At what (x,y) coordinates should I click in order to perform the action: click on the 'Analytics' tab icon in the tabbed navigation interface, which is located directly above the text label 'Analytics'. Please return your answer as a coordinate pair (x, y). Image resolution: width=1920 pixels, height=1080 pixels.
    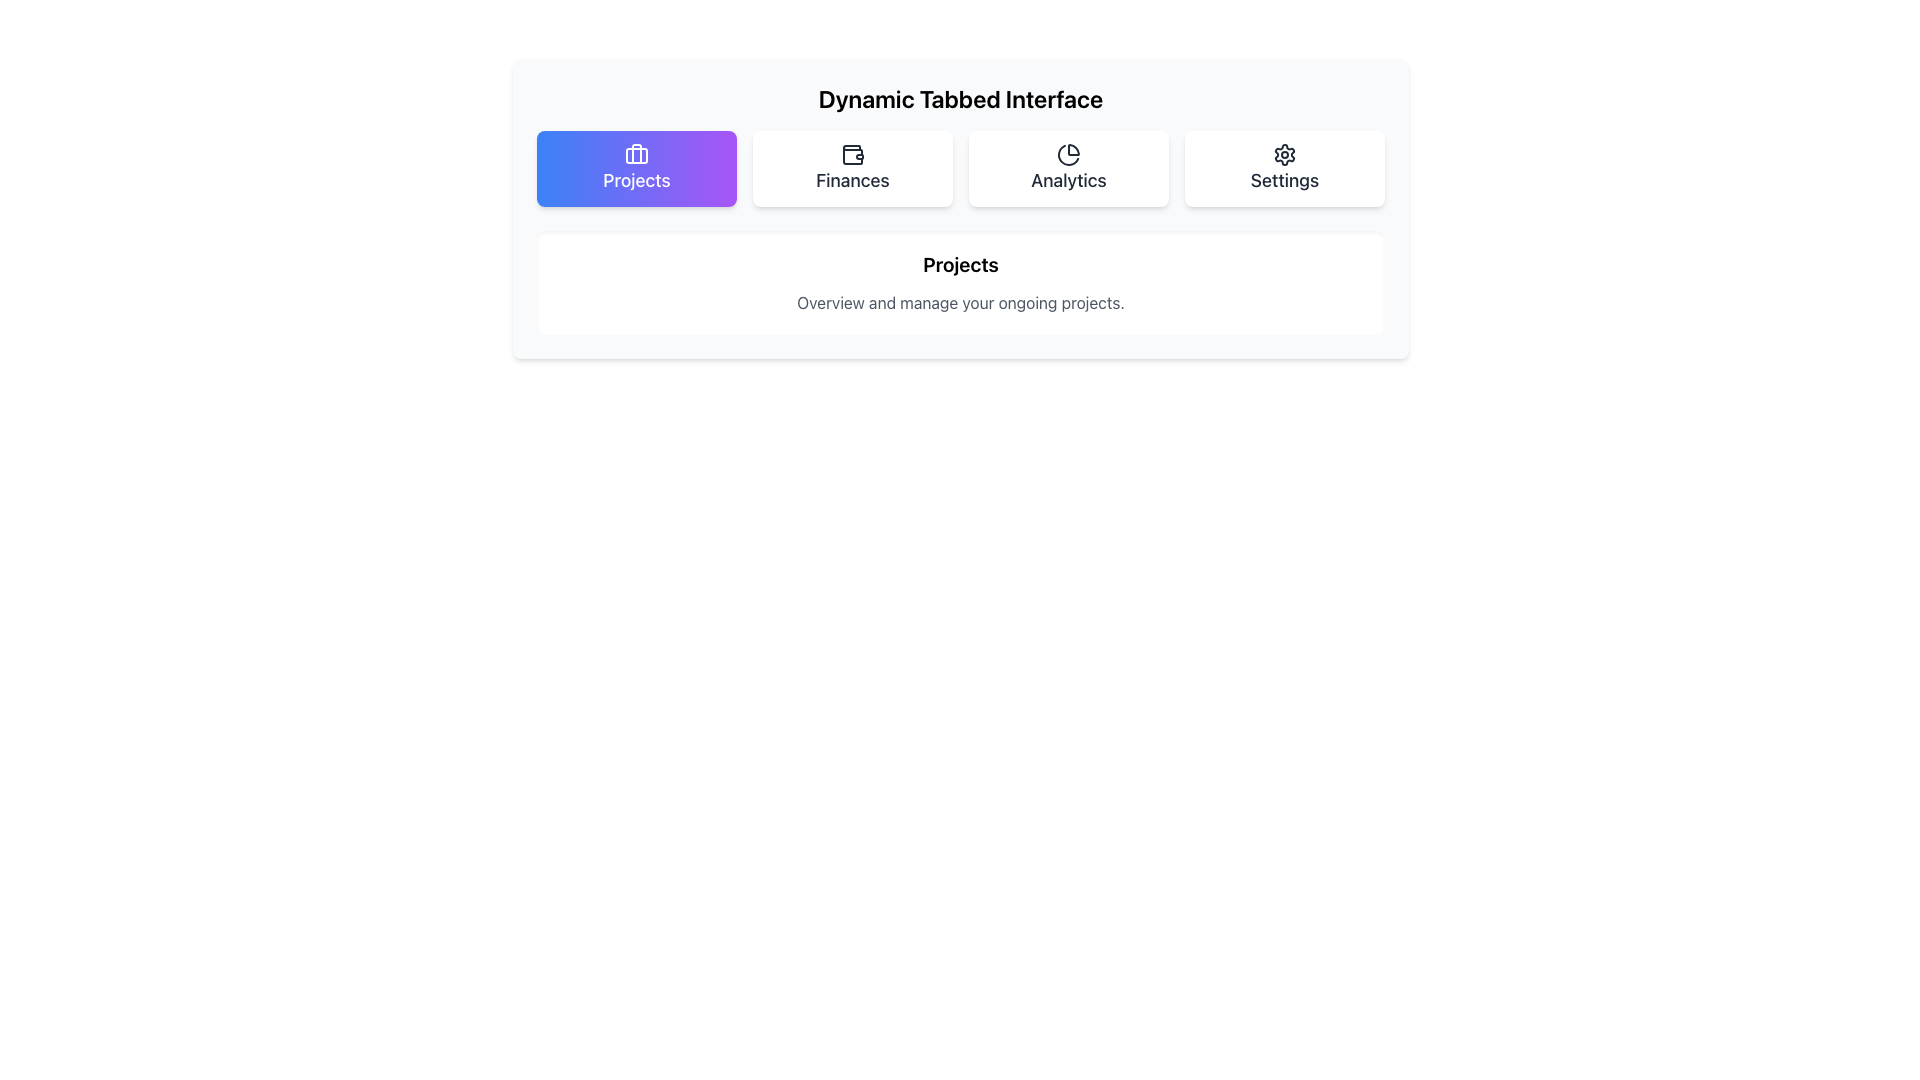
    Looking at the image, I should click on (1068, 153).